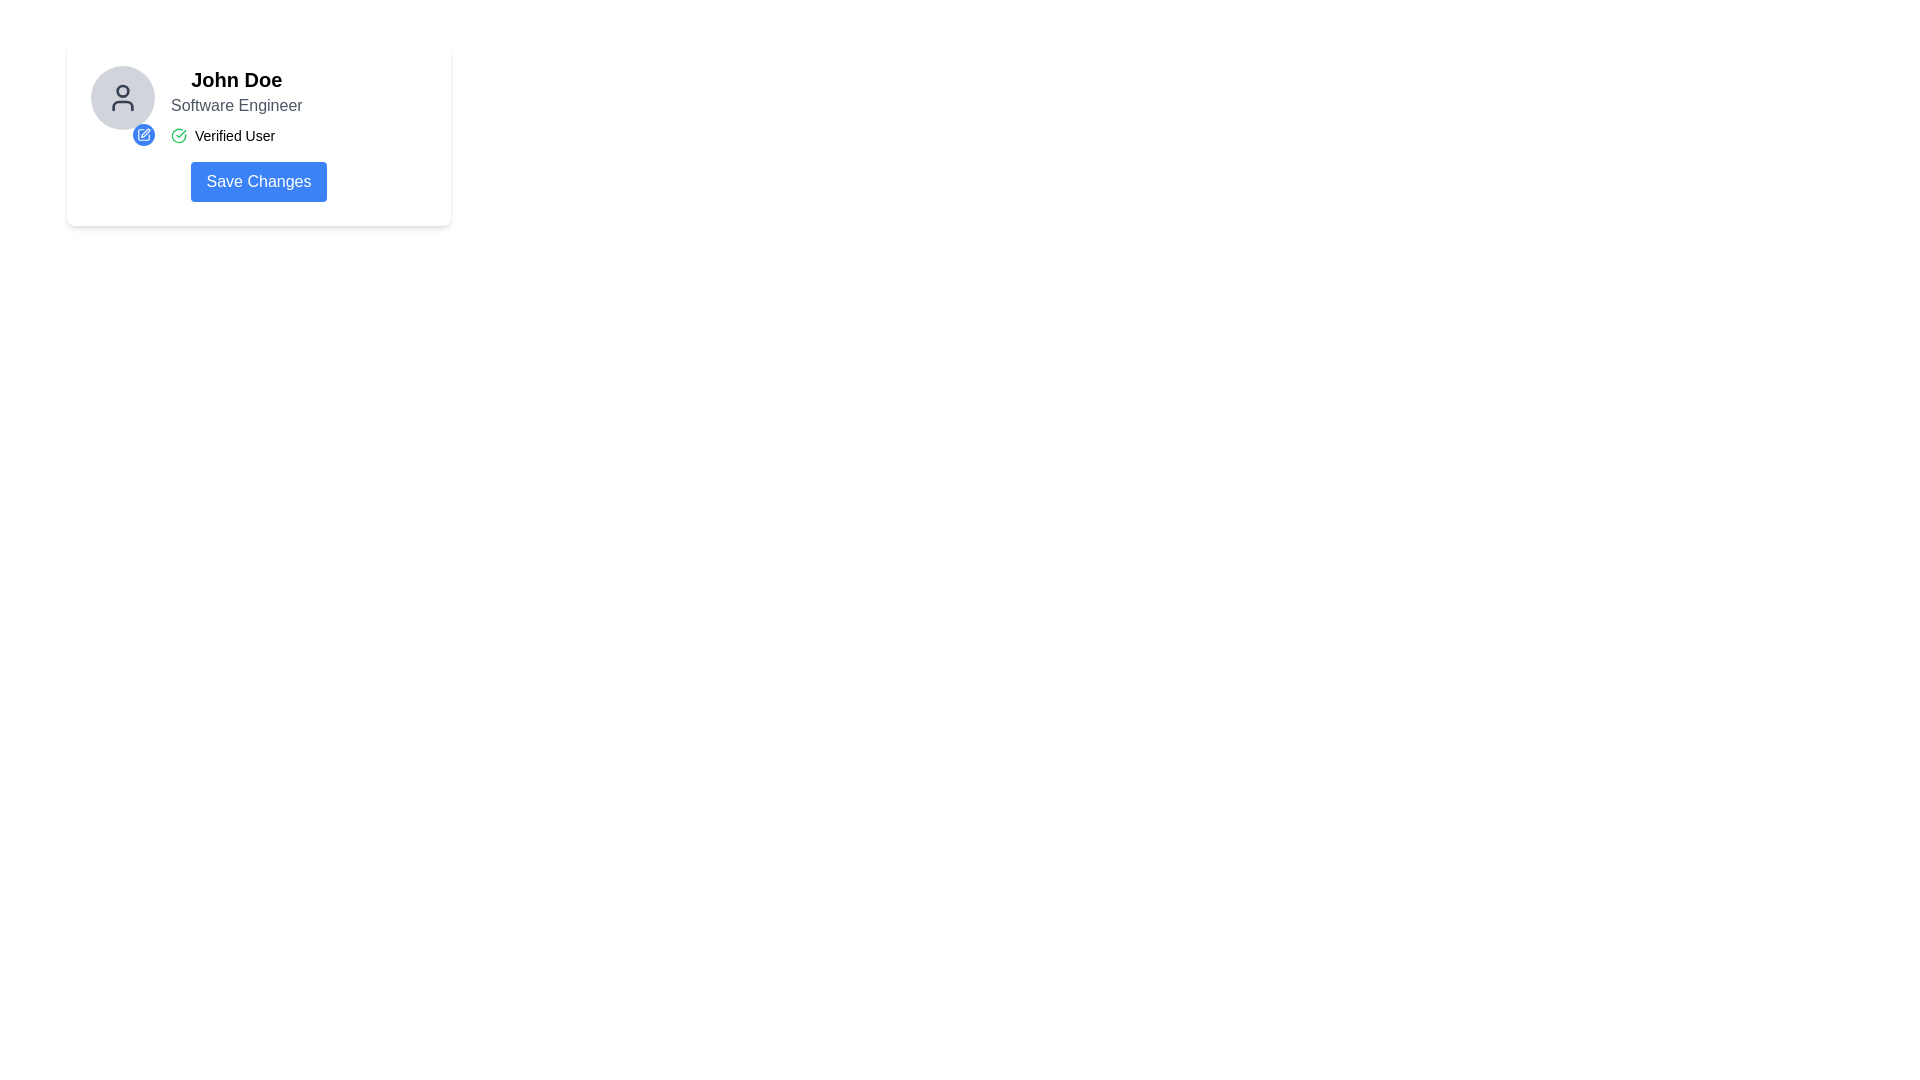  What do you see at coordinates (143, 135) in the screenshot?
I see `the edit button located at the bottom-right of the user's avatar image` at bounding box center [143, 135].